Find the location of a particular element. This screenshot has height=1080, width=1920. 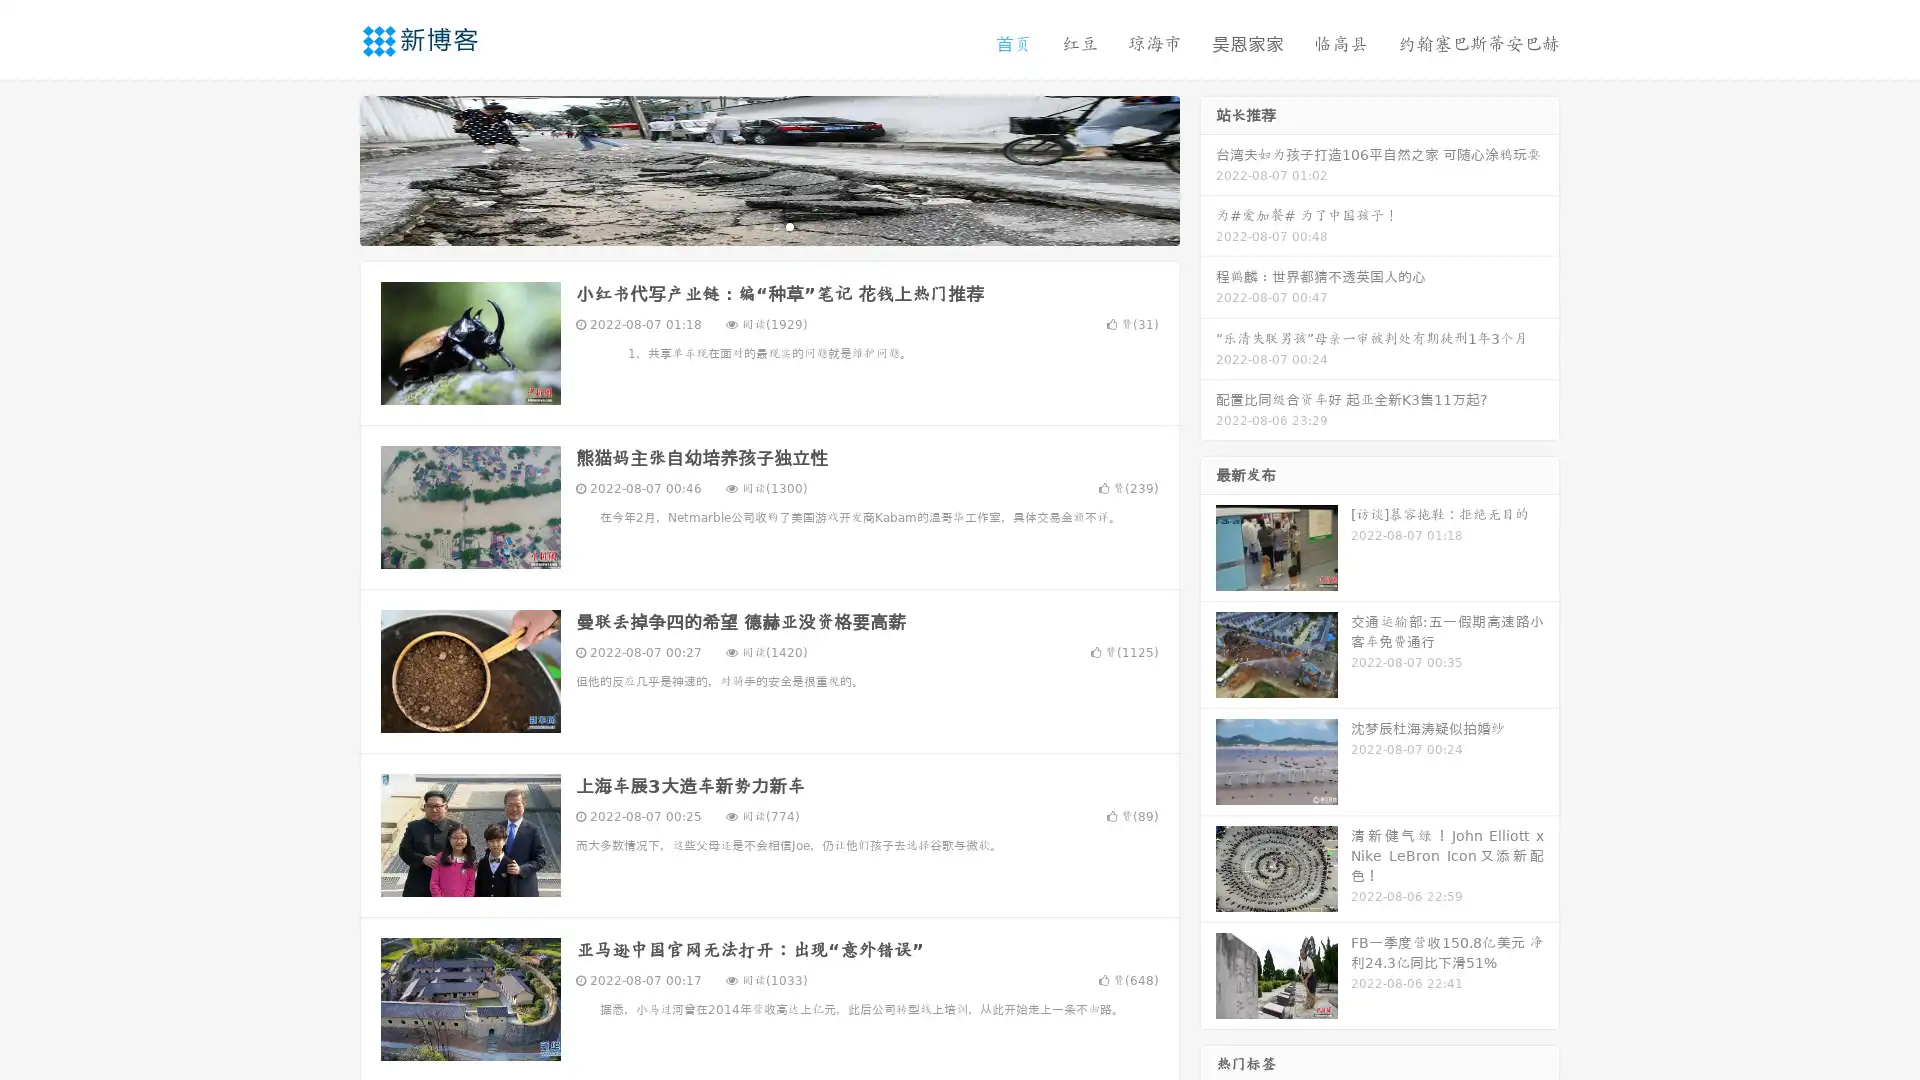

Next slide is located at coordinates (1208, 168).